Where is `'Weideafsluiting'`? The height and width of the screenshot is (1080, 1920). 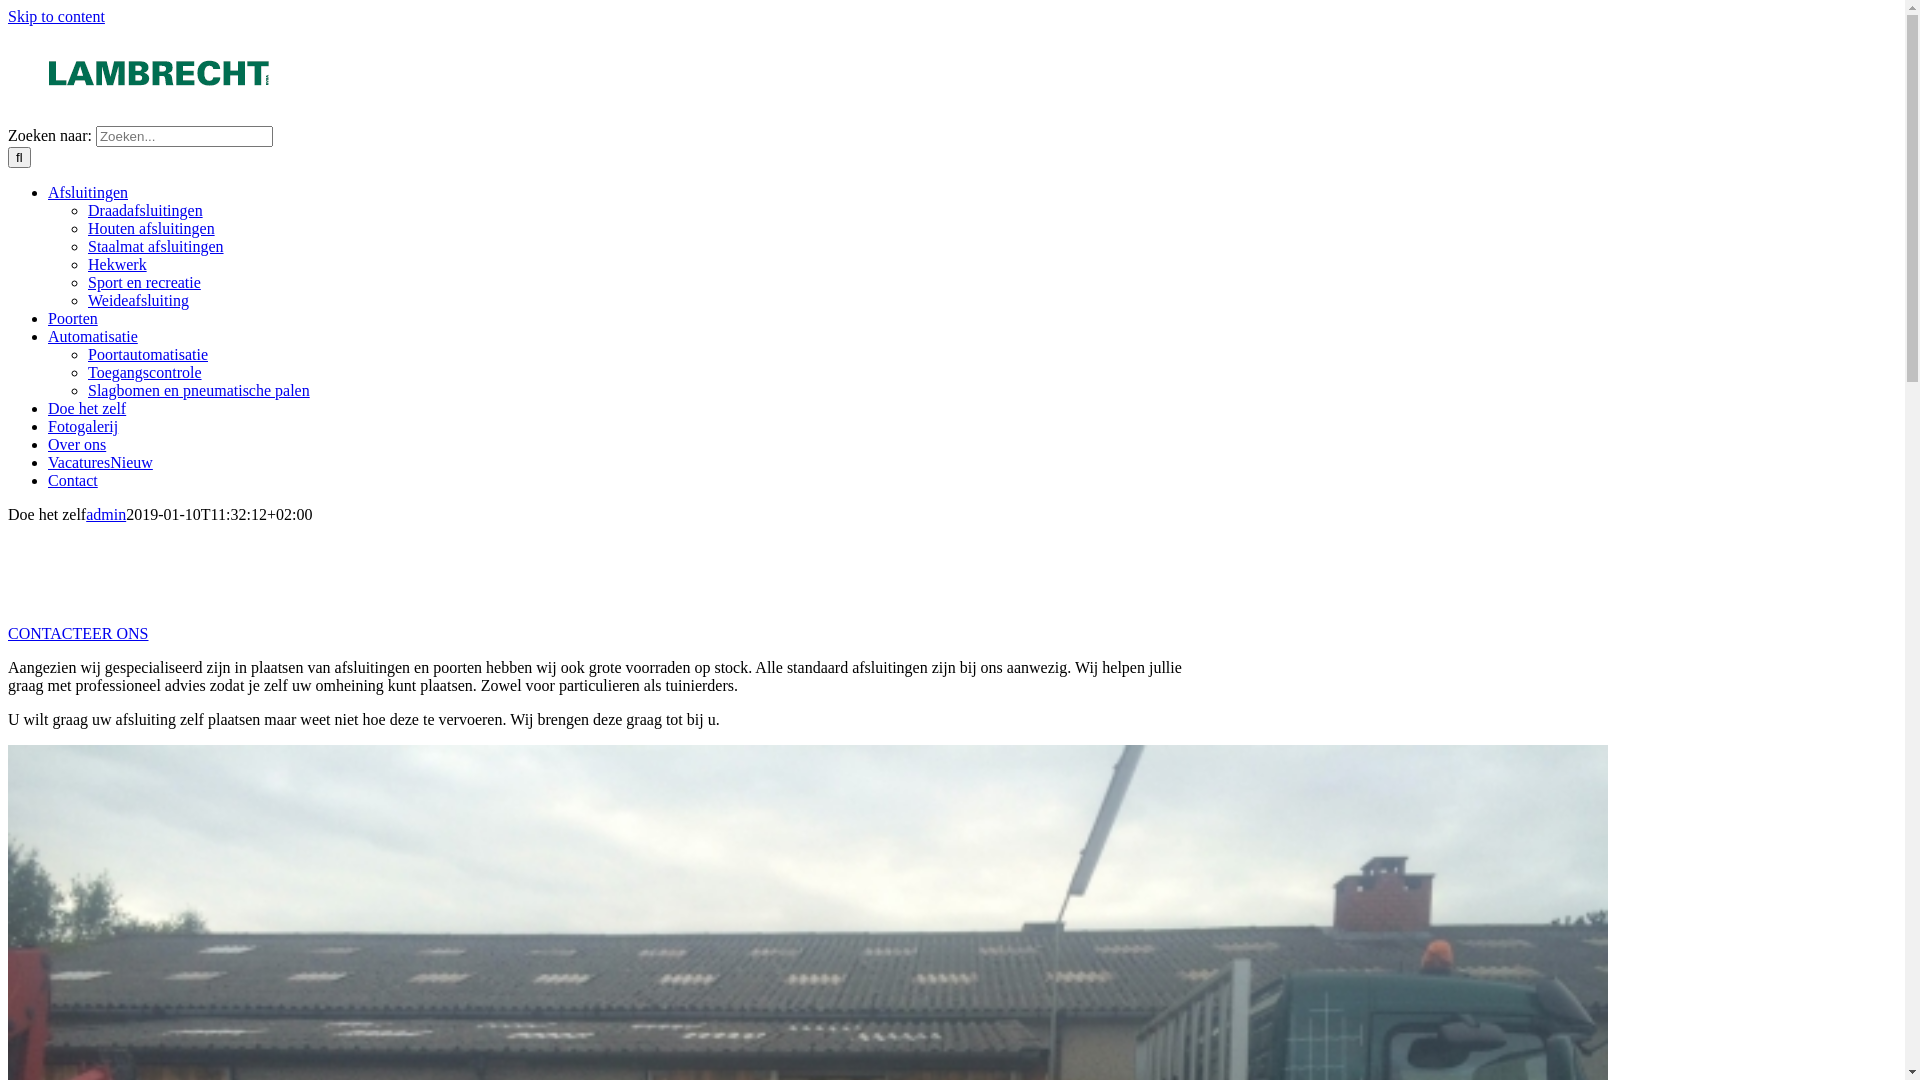 'Weideafsluiting' is located at coordinates (137, 300).